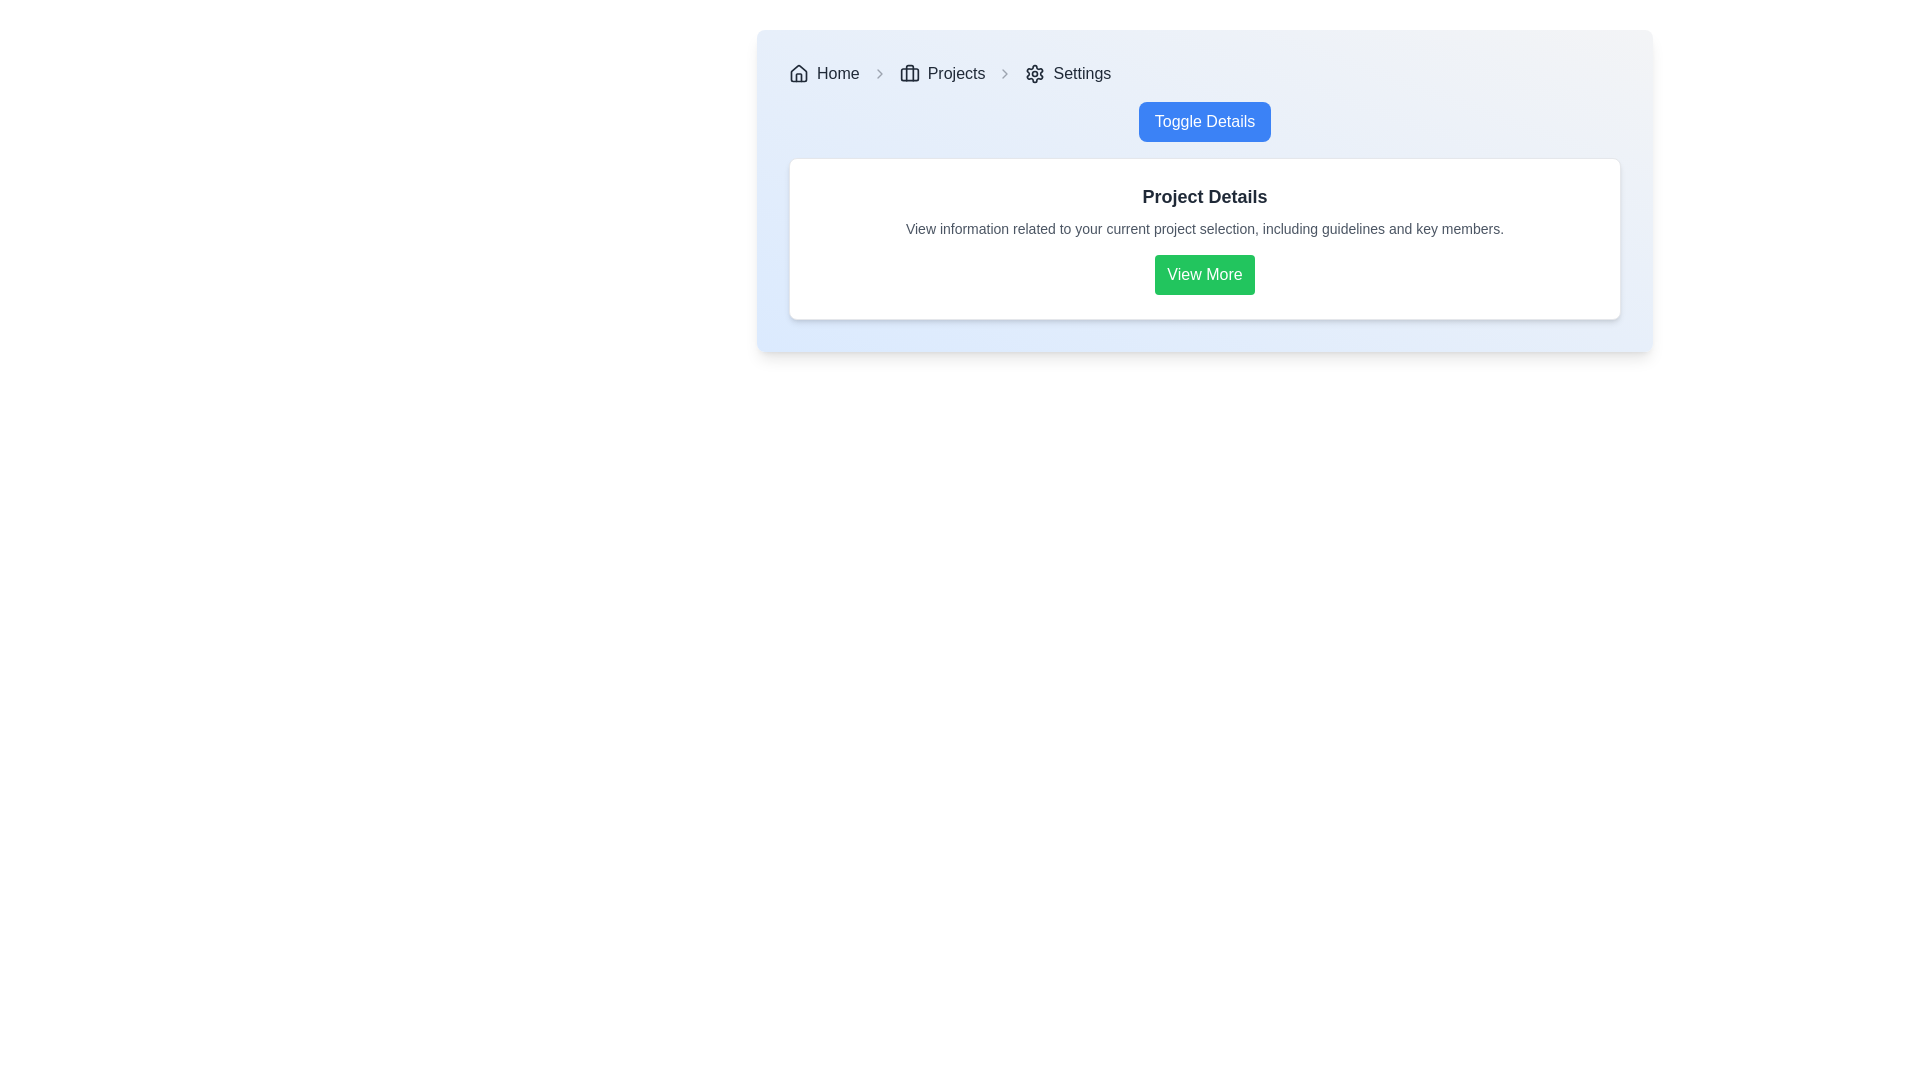  What do you see at coordinates (797, 72) in the screenshot?
I see `the 'Home' icon in the breadcrumb navigation located in the top navigation bar of the application` at bounding box center [797, 72].